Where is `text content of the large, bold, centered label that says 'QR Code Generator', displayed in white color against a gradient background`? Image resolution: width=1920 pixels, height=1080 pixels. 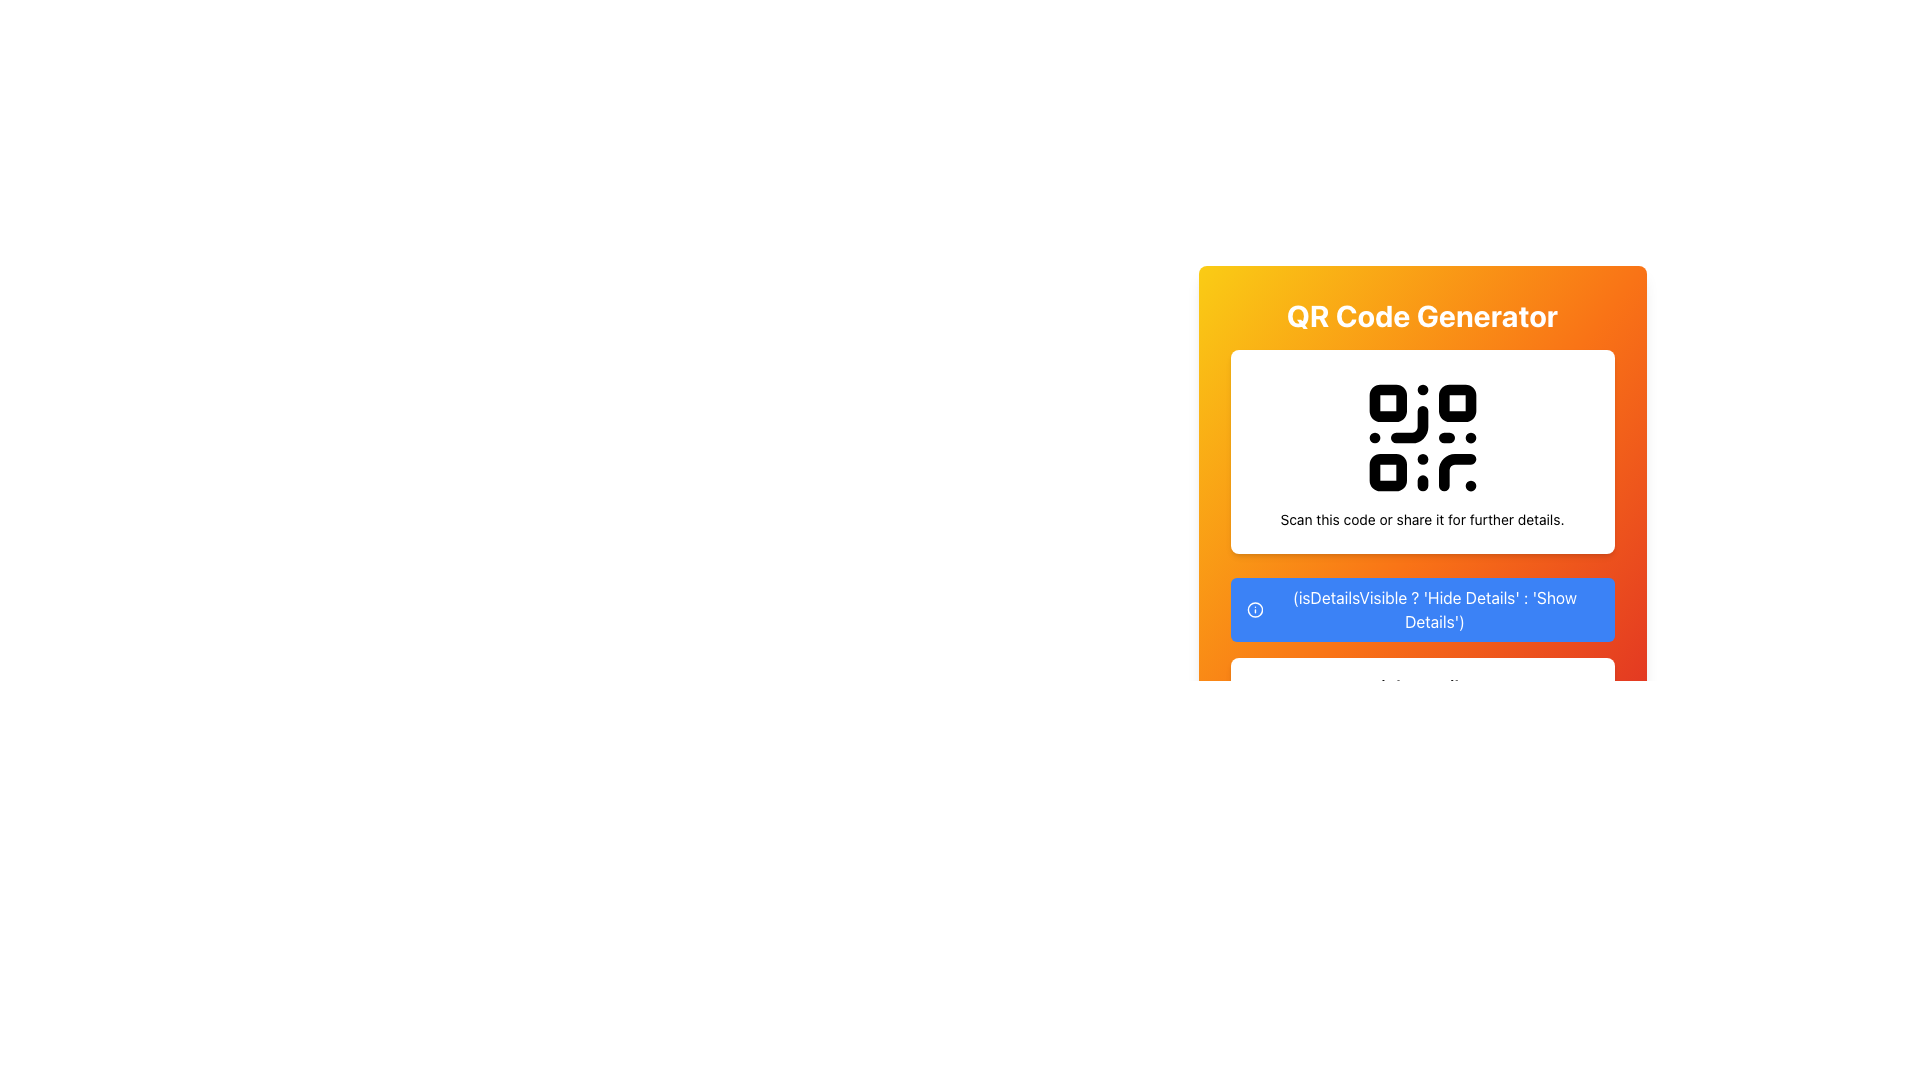
text content of the large, bold, centered label that says 'QR Code Generator', displayed in white color against a gradient background is located at coordinates (1421, 315).